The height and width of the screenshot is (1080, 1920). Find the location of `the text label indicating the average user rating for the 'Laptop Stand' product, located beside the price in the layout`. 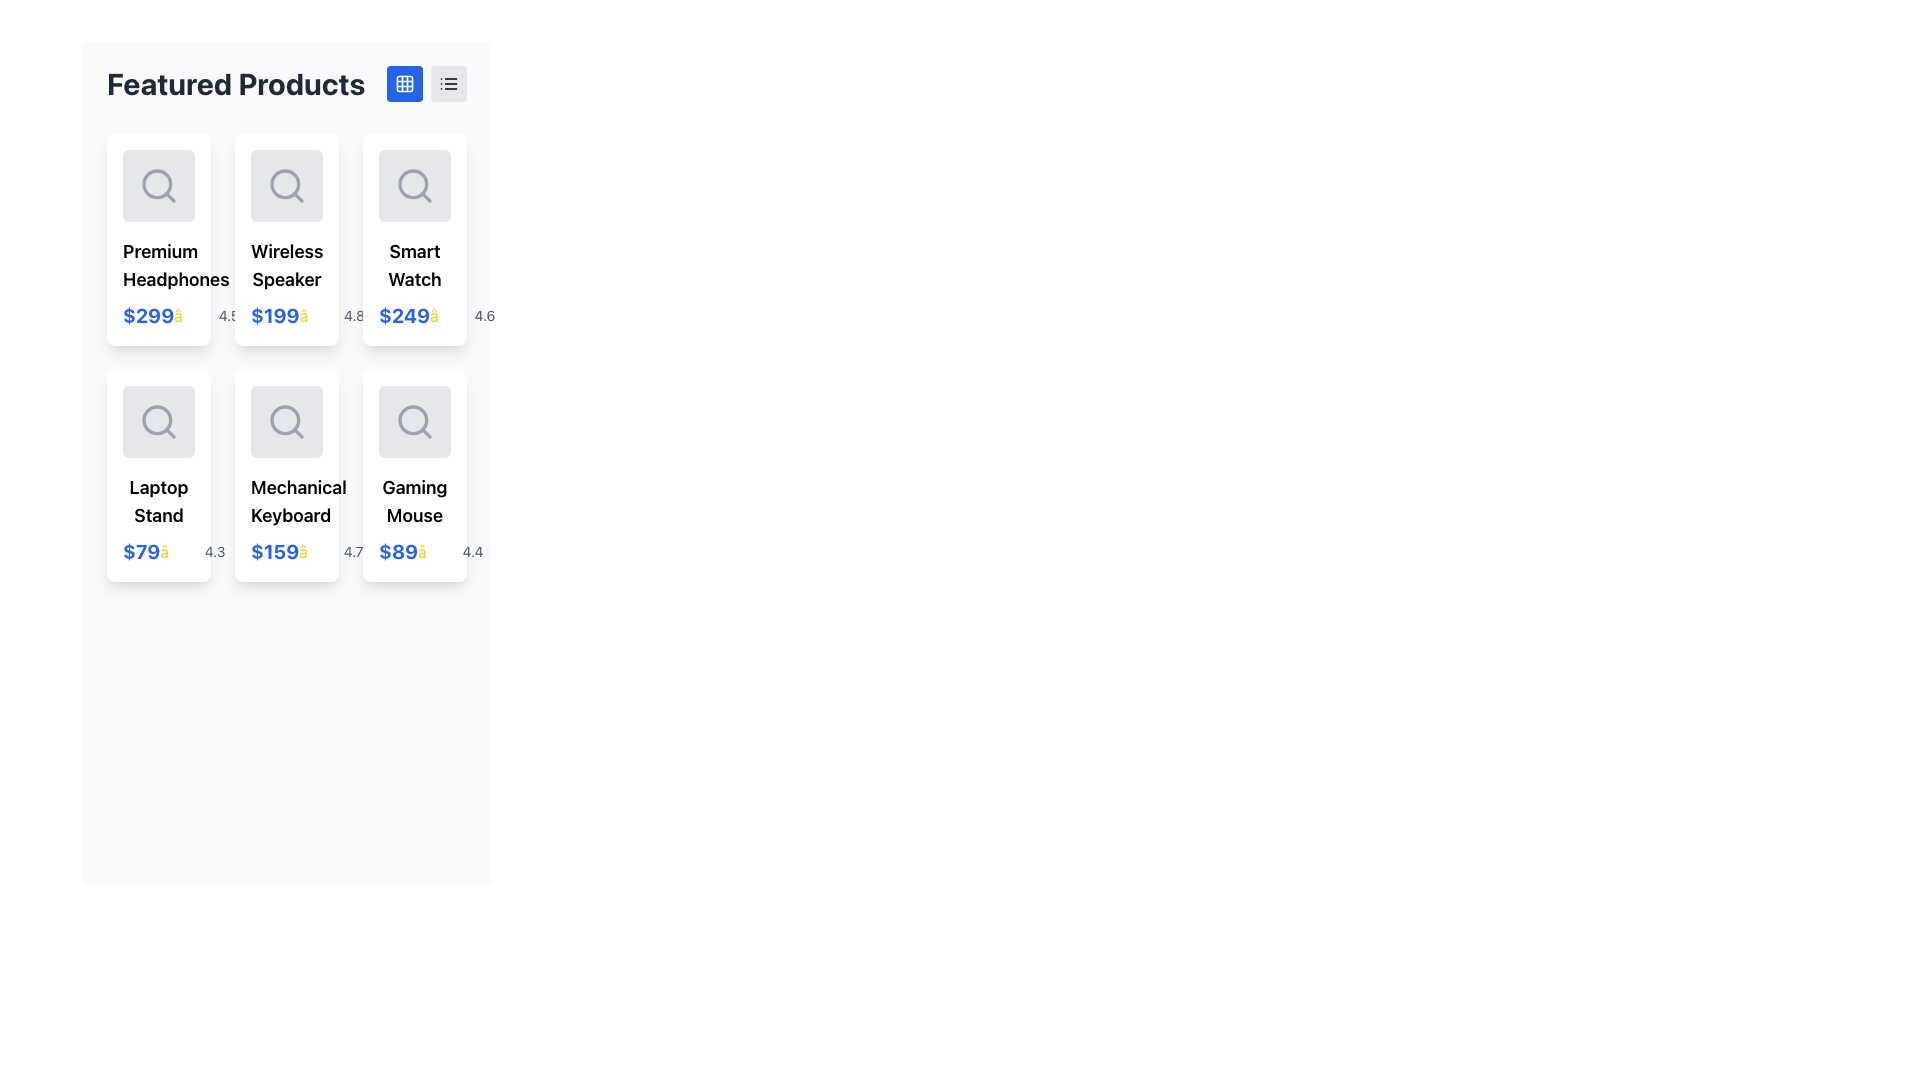

the text label indicating the average user rating for the 'Laptop Stand' product, located beside the price in the layout is located at coordinates (215, 551).